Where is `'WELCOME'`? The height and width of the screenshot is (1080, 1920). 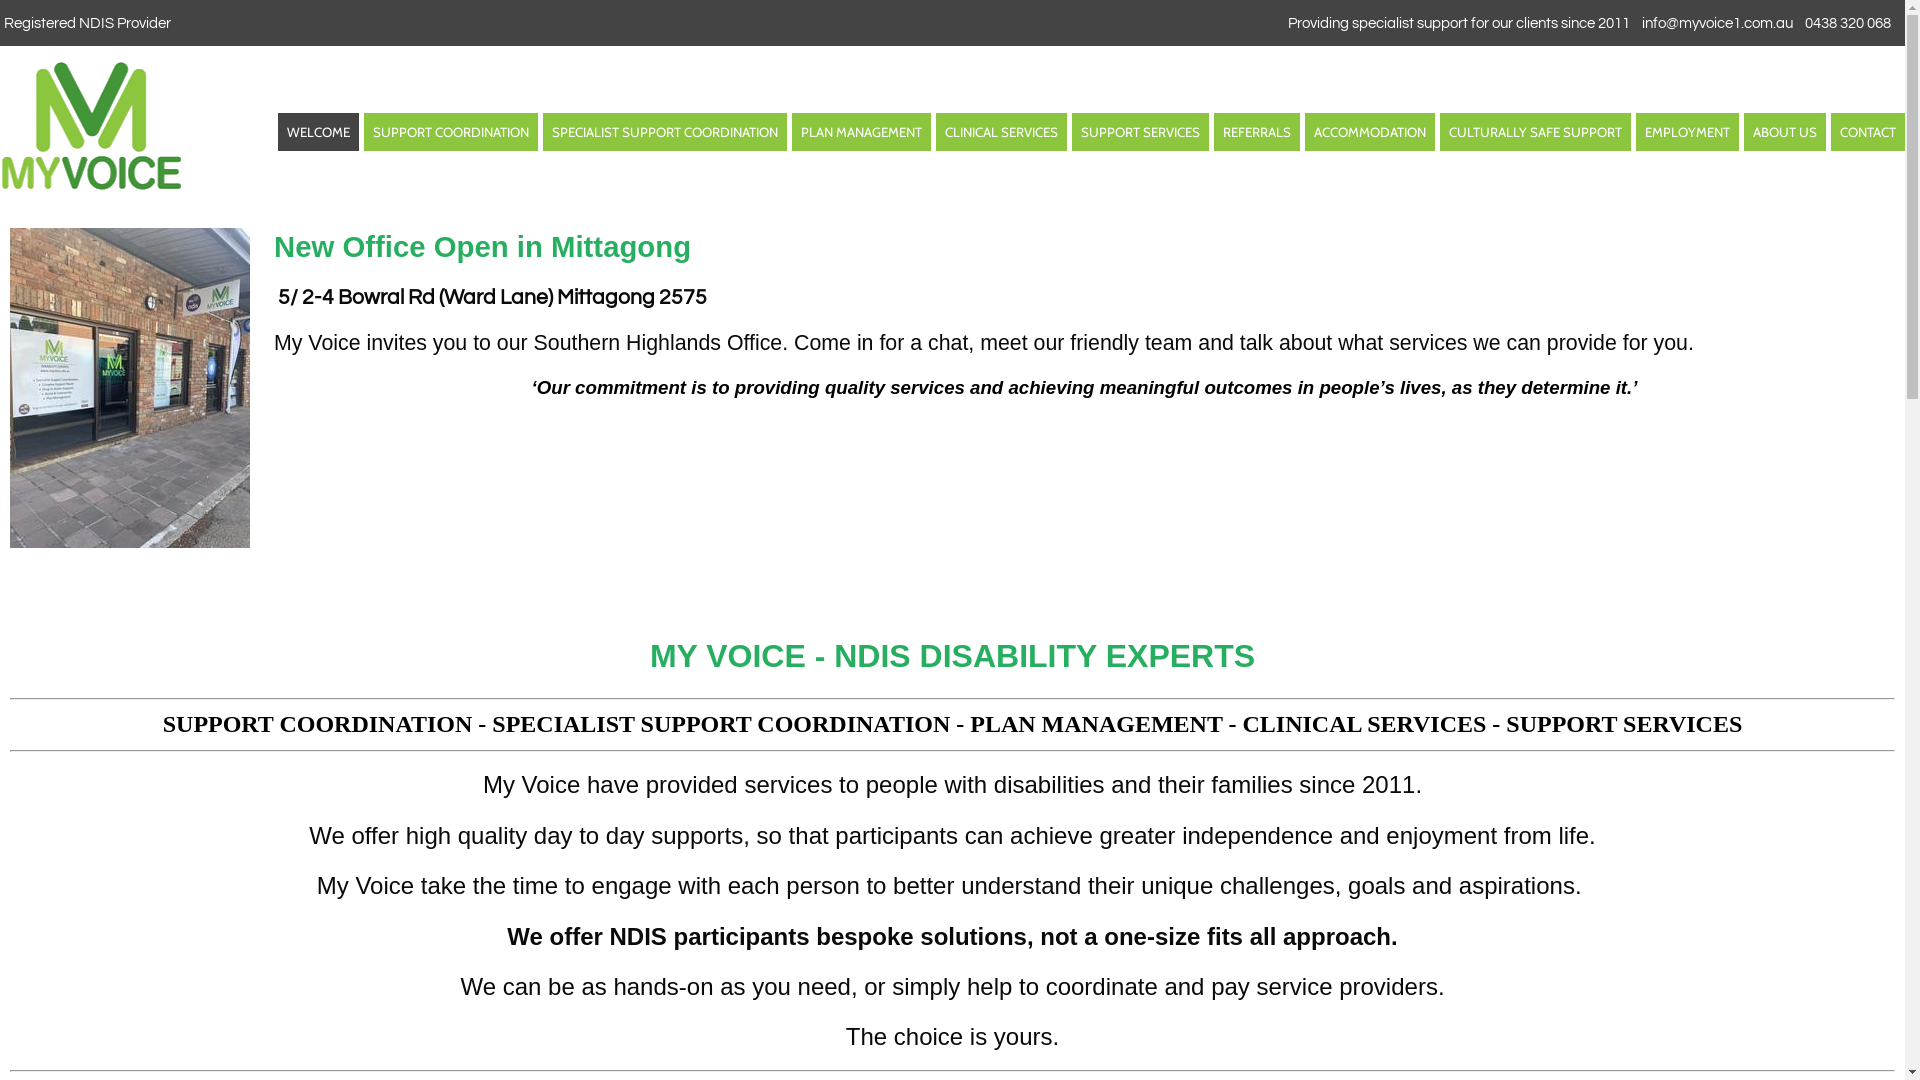
'WELCOME' is located at coordinates (277, 132).